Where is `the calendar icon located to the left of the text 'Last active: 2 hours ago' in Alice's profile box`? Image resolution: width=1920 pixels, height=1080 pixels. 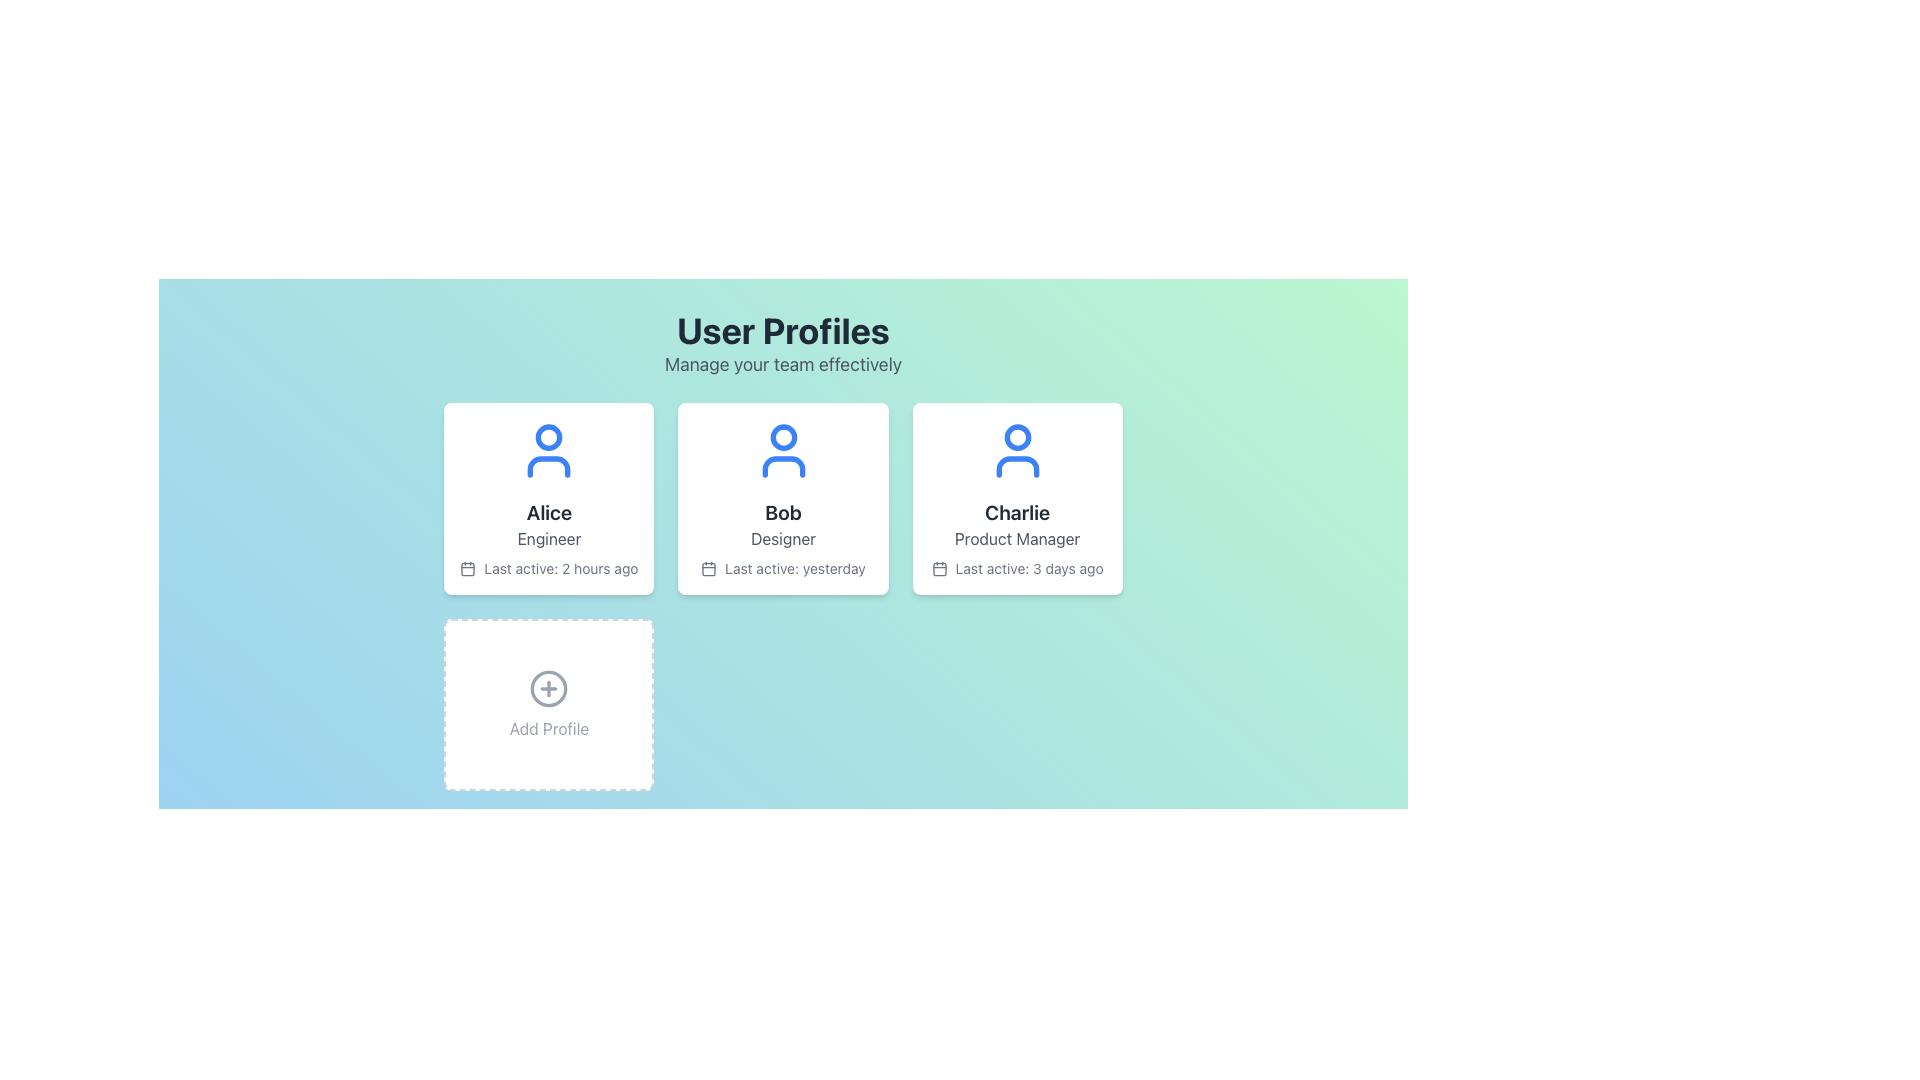 the calendar icon located to the left of the text 'Last active: 2 hours ago' in Alice's profile box is located at coordinates (467, 569).